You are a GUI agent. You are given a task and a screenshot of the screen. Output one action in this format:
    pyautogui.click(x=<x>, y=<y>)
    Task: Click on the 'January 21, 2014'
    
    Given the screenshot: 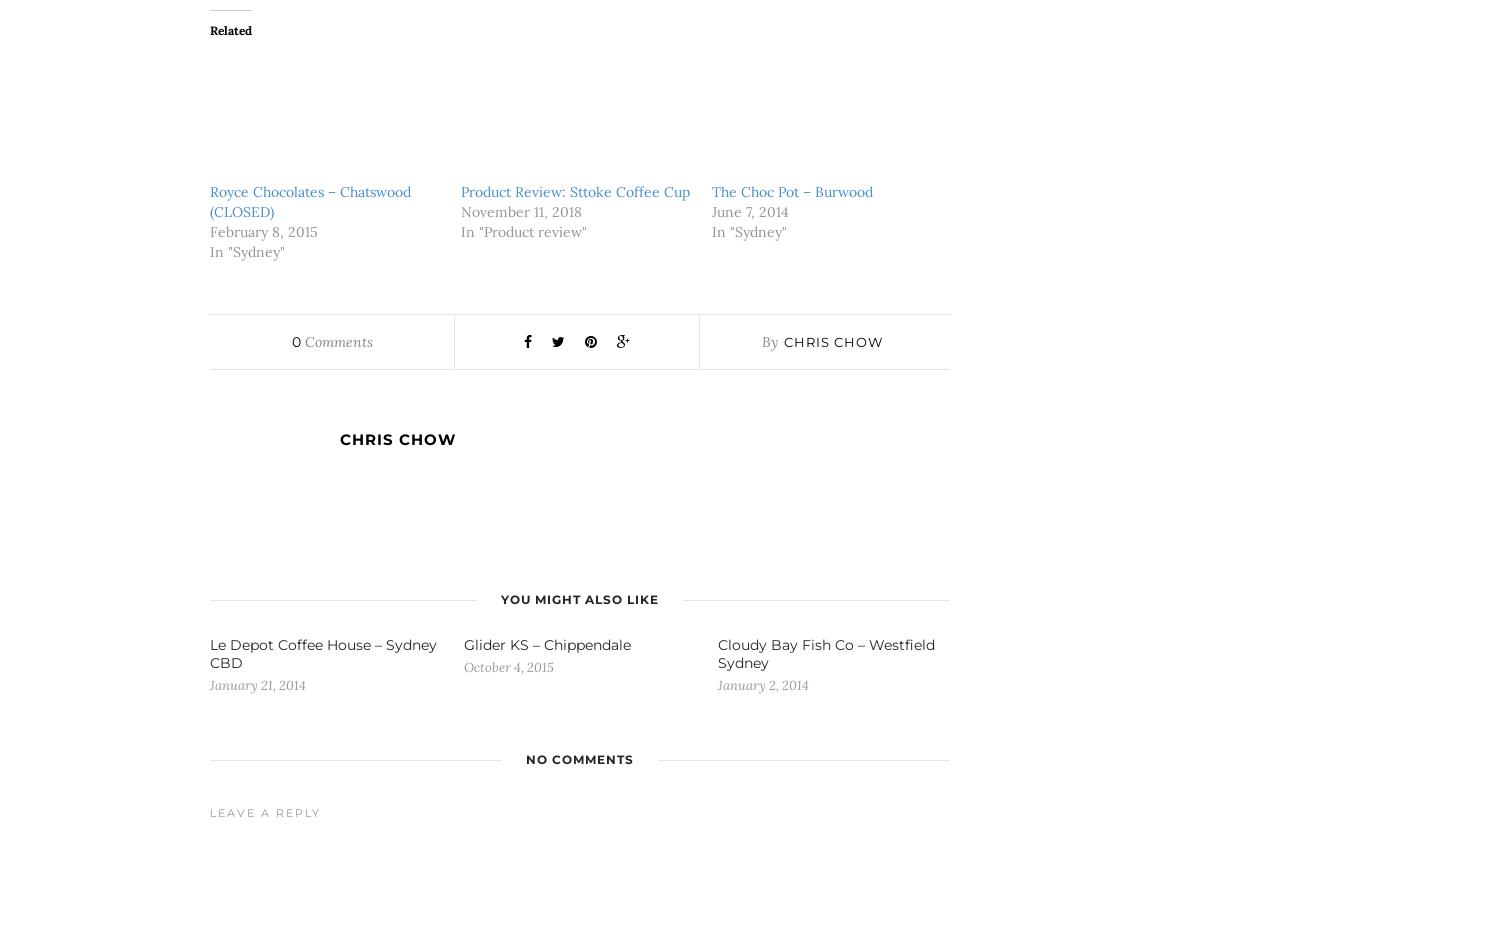 What is the action you would take?
    pyautogui.click(x=258, y=683)
    